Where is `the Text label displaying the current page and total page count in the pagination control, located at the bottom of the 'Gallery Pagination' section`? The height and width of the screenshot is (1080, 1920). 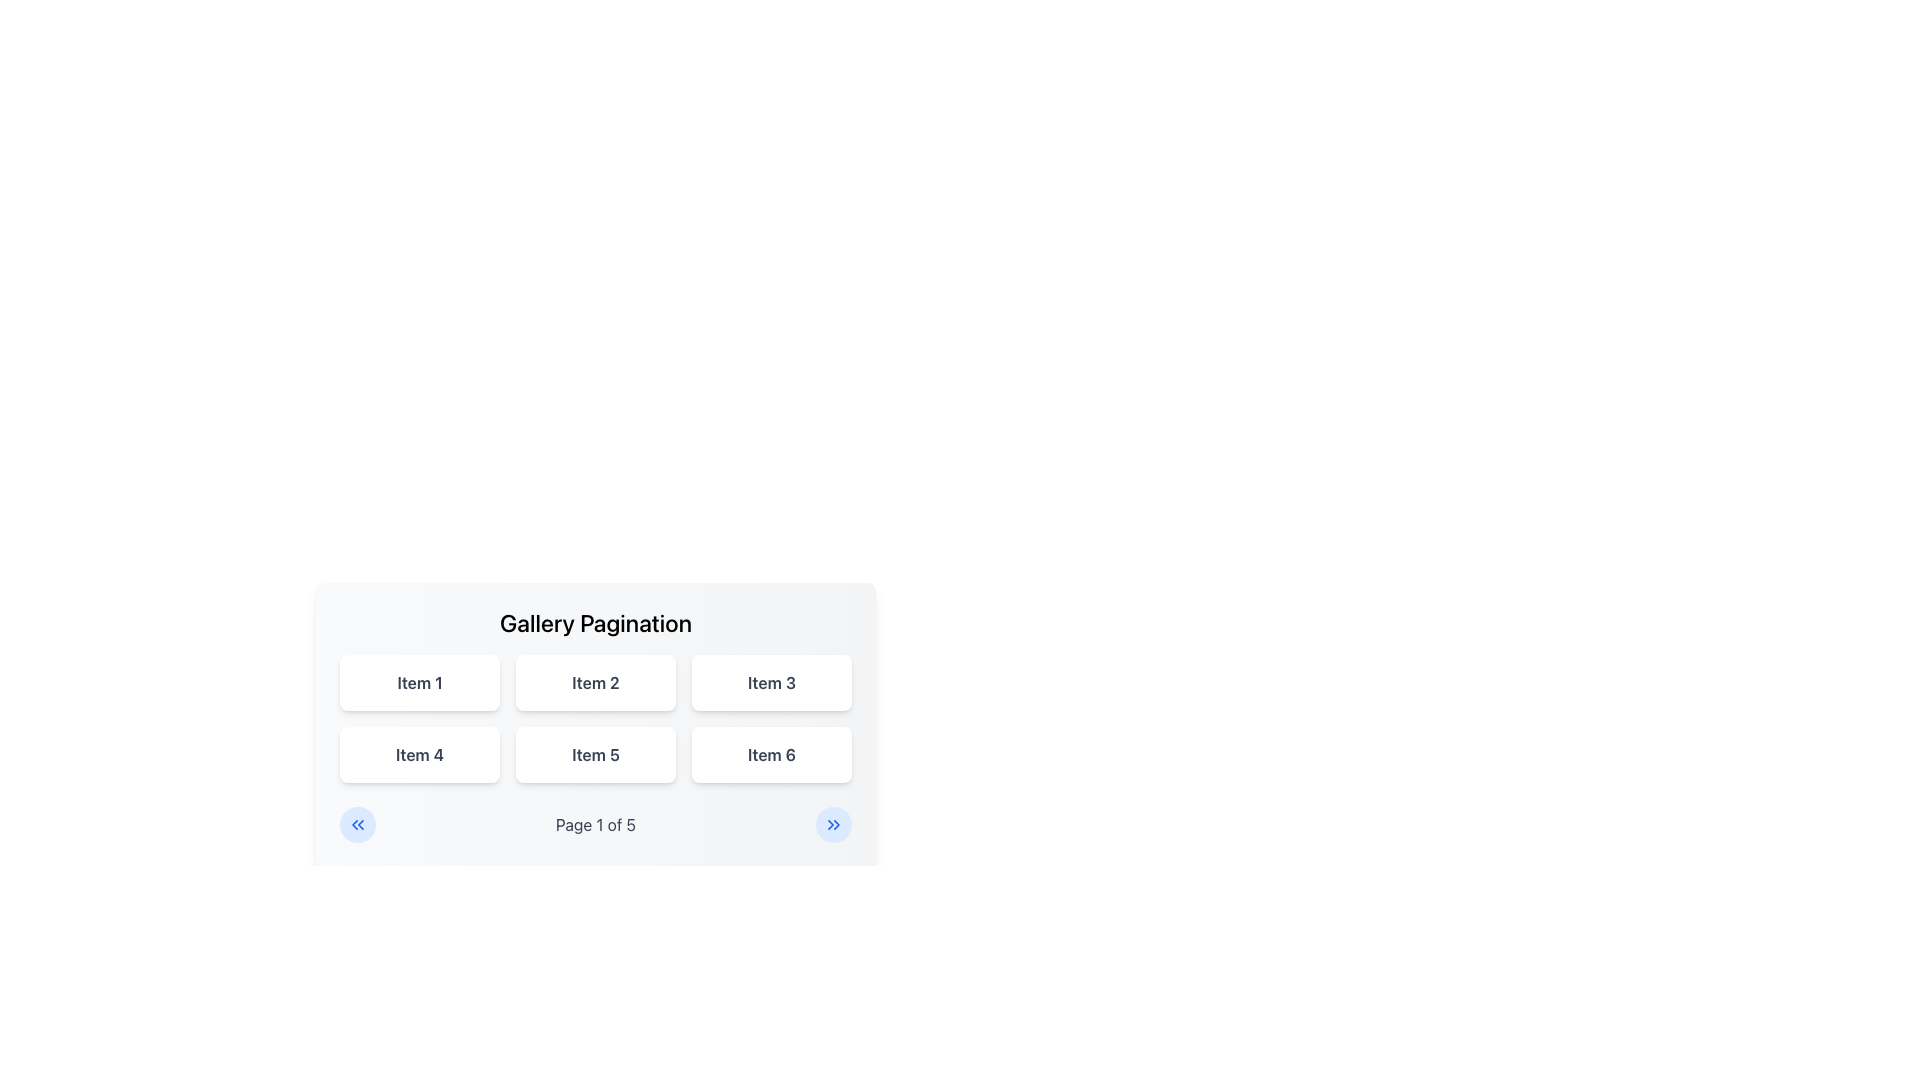 the Text label displaying the current page and total page count in the pagination control, located at the bottom of the 'Gallery Pagination' section is located at coordinates (594, 825).